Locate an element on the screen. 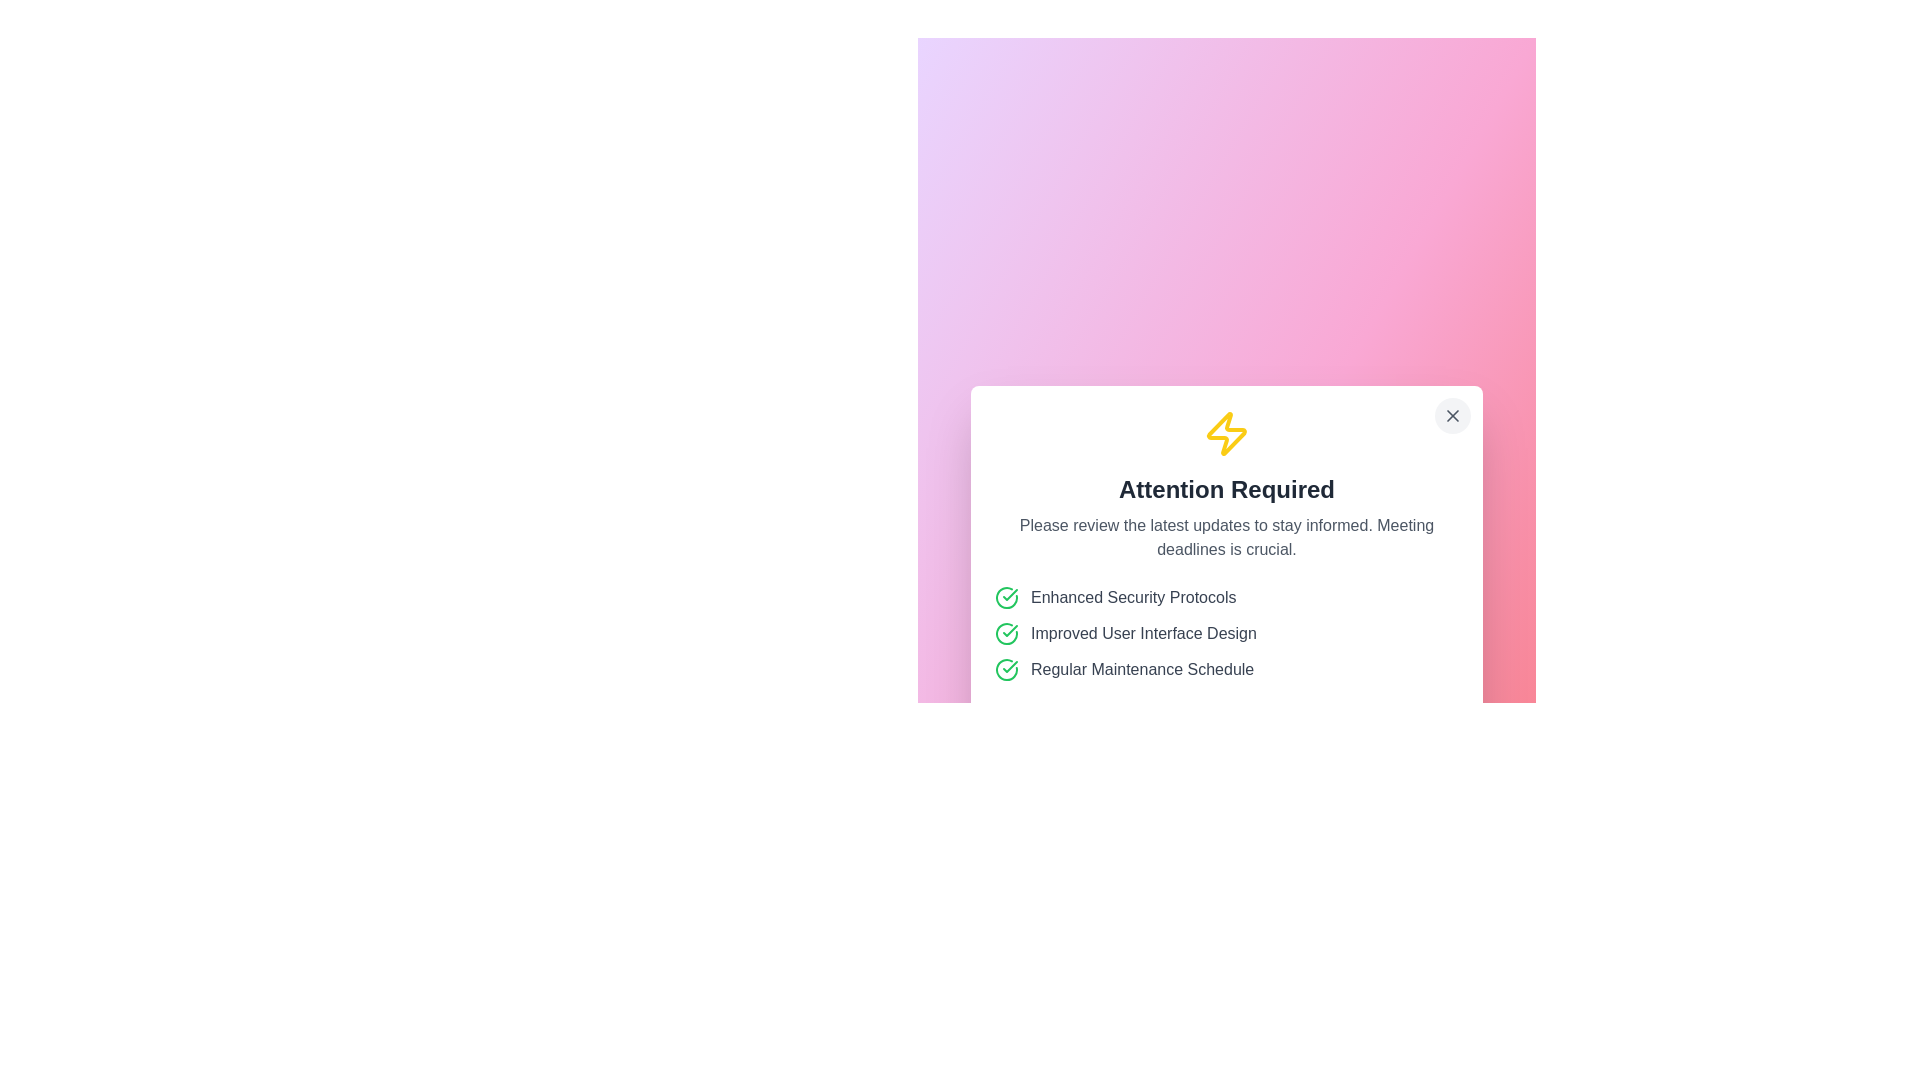 The height and width of the screenshot is (1080, 1920). text content of the second item in the checklist, which is positioned below 'Enhanced Security Protocols' and above 'Regular Maintenance Schedule', accompanied by a green checkmark icon is located at coordinates (1143, 633).